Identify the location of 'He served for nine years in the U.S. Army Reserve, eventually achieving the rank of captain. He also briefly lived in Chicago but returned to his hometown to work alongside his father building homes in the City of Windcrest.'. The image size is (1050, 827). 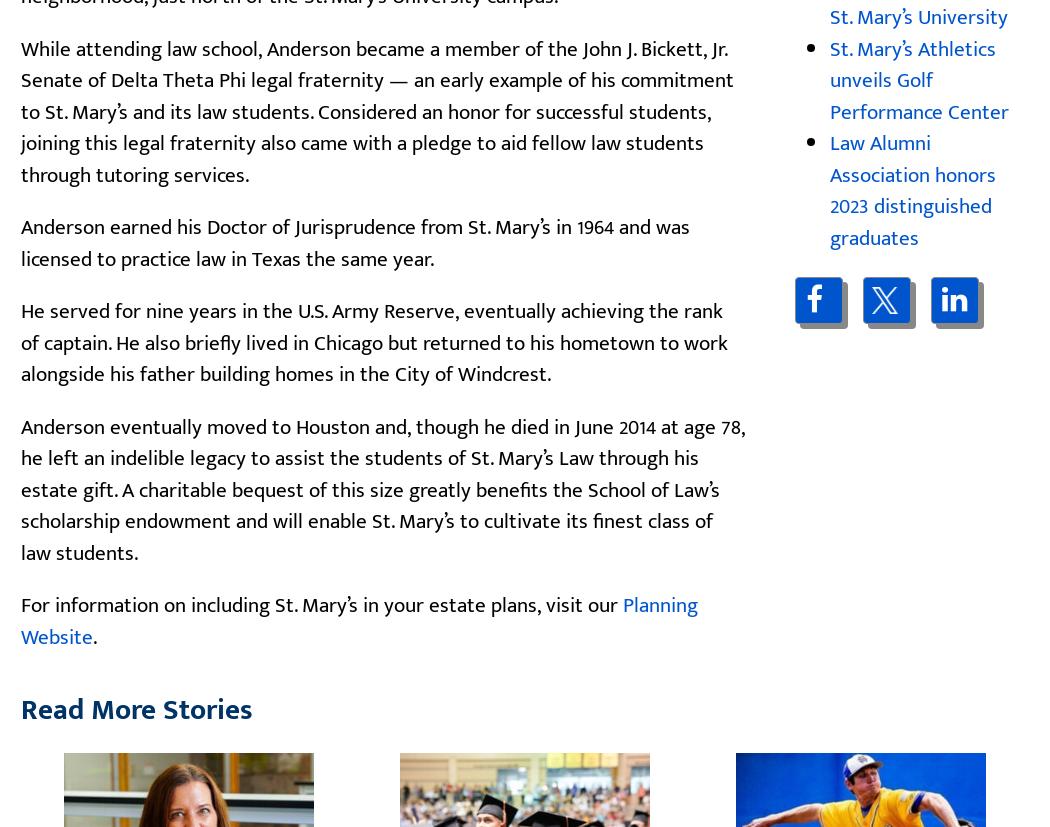
(21, 343).